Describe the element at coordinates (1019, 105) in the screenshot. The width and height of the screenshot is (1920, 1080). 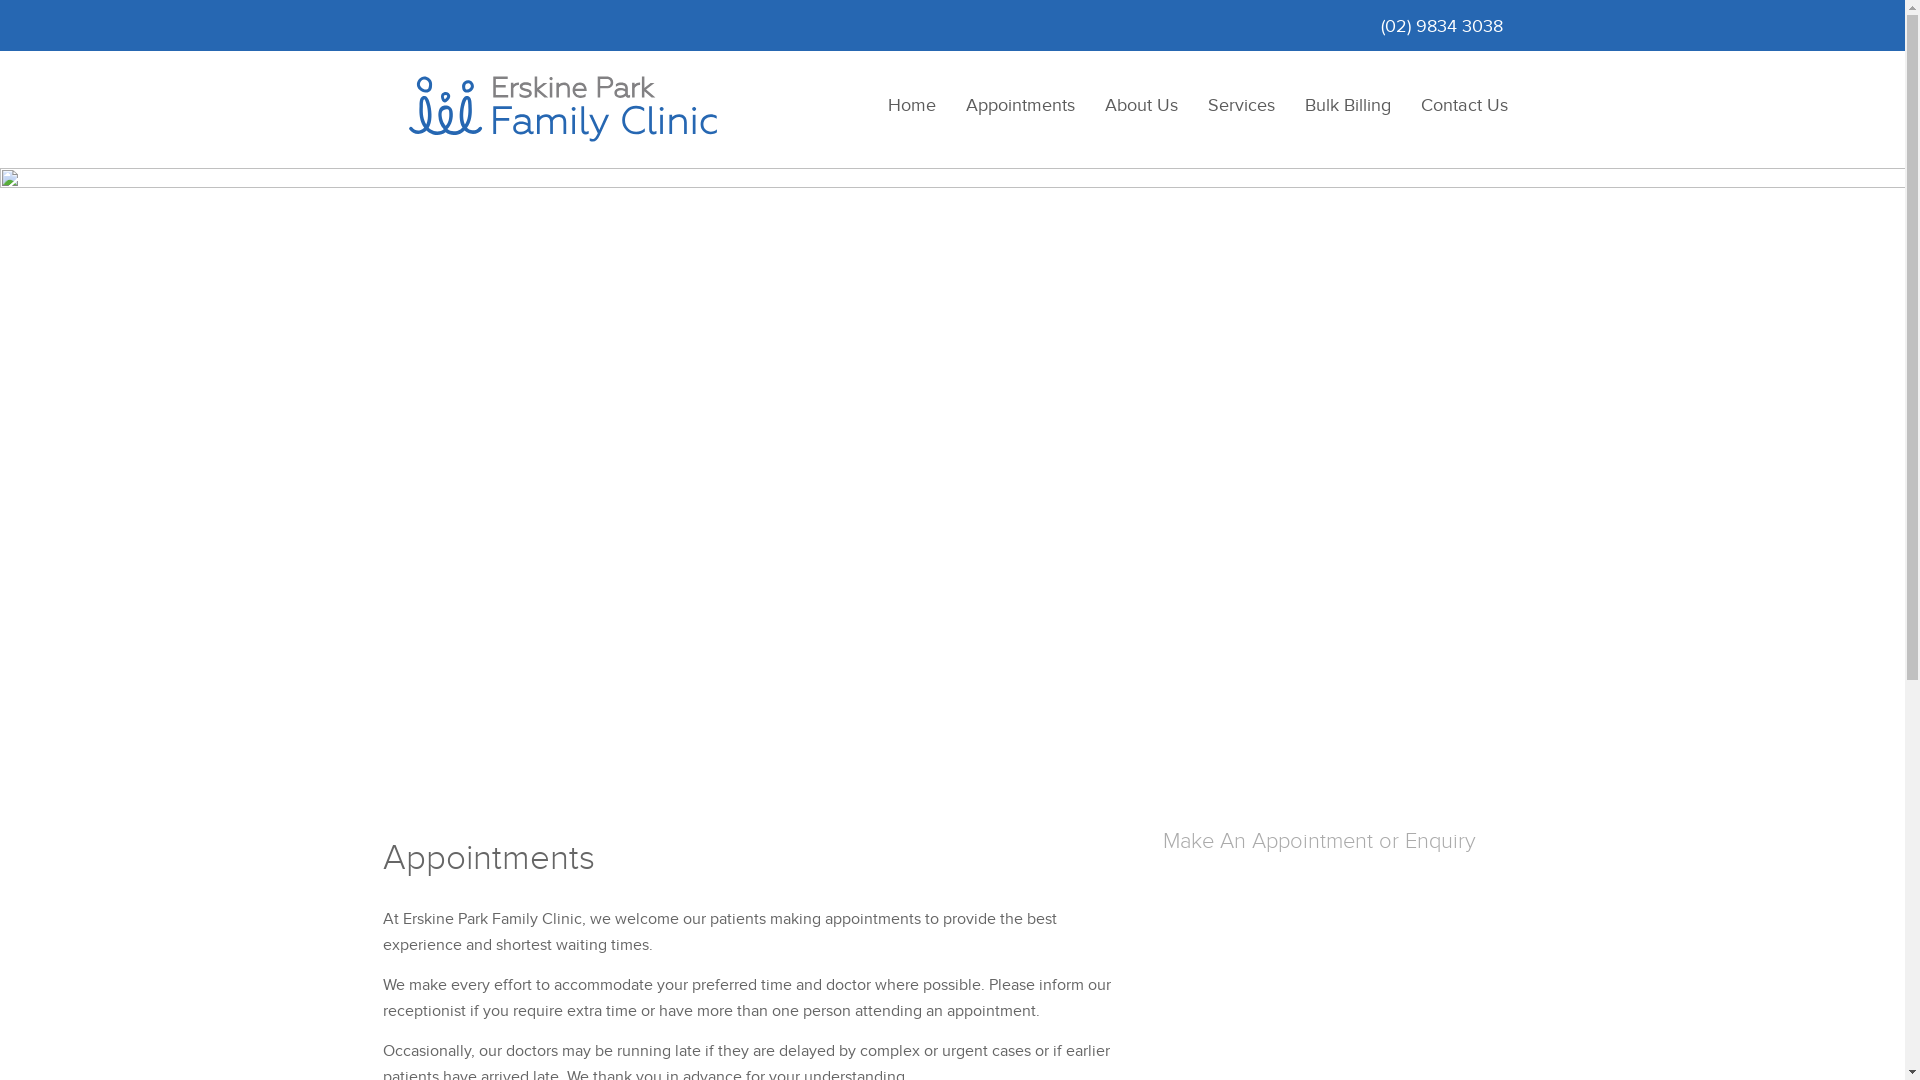
I see `'Appointments'` at that location.